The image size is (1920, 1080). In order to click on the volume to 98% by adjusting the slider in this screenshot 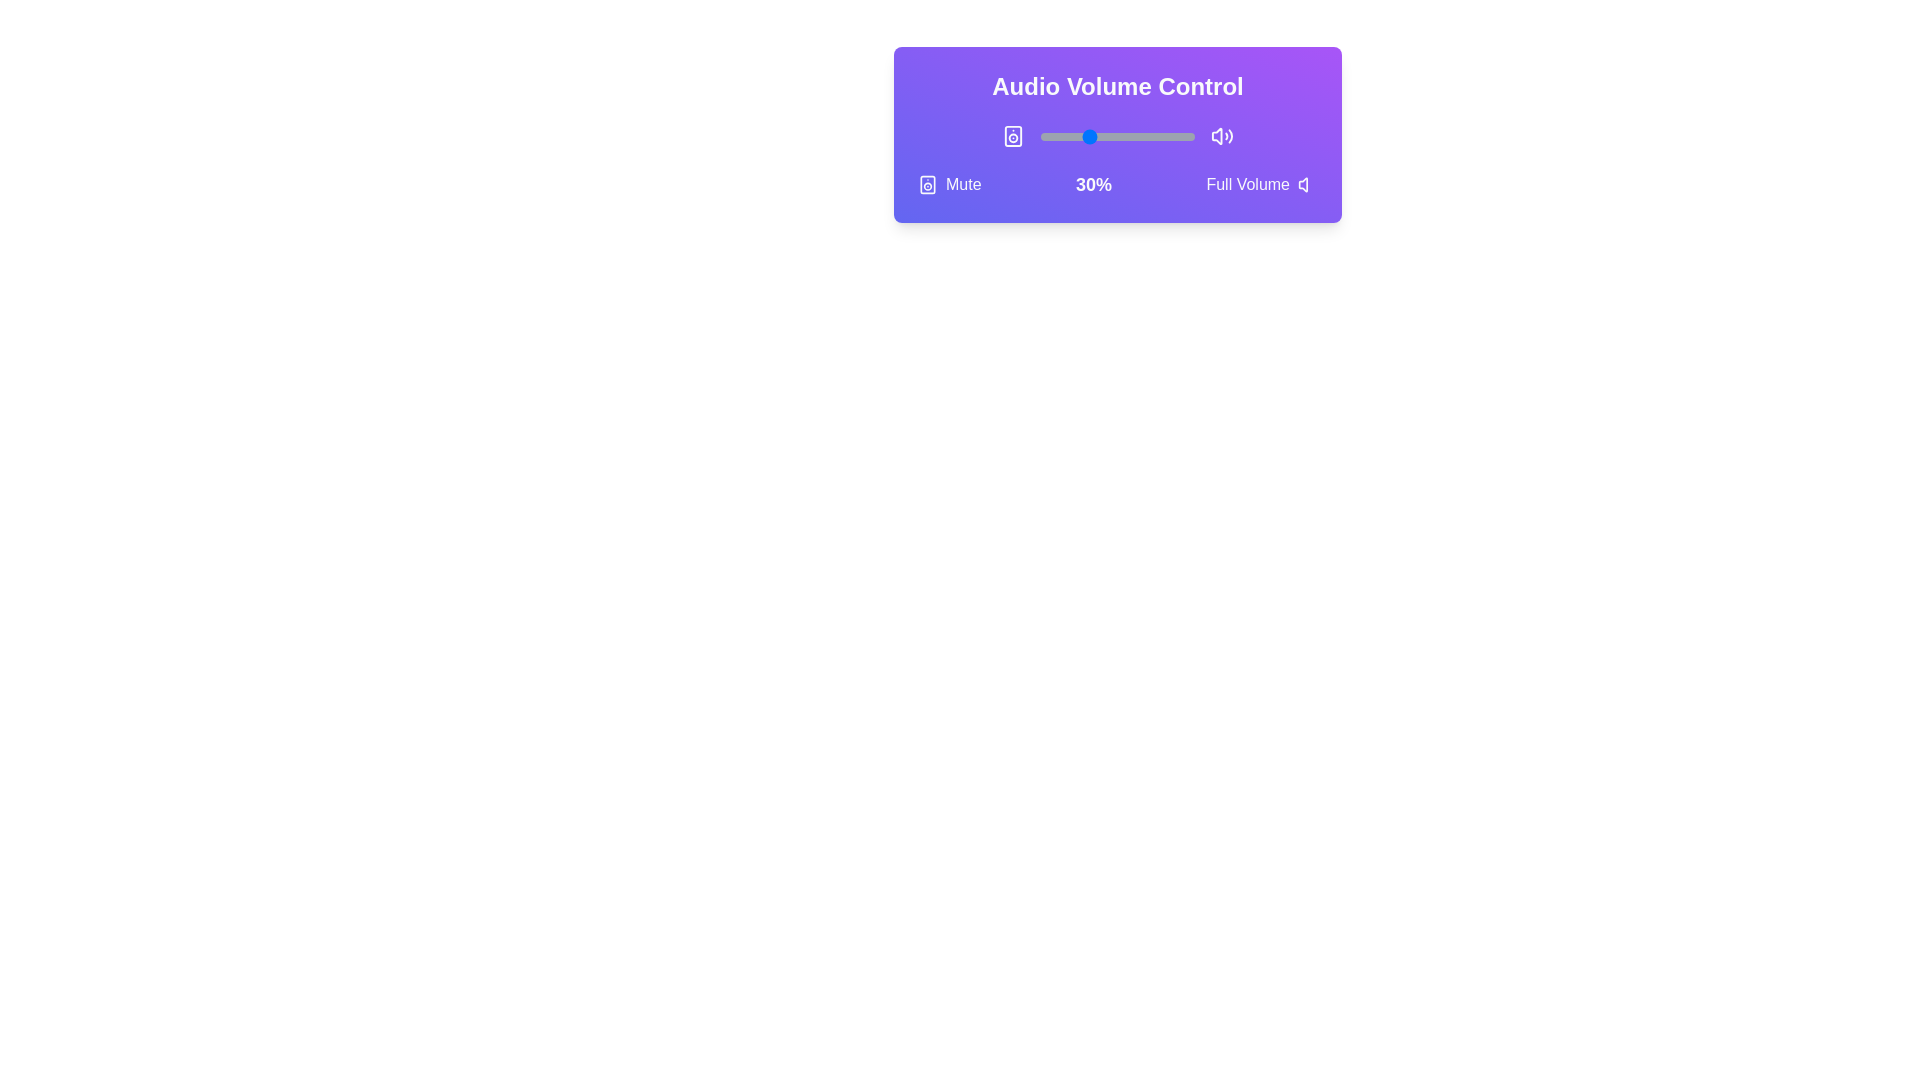, I will do `click(1191, 136)`.